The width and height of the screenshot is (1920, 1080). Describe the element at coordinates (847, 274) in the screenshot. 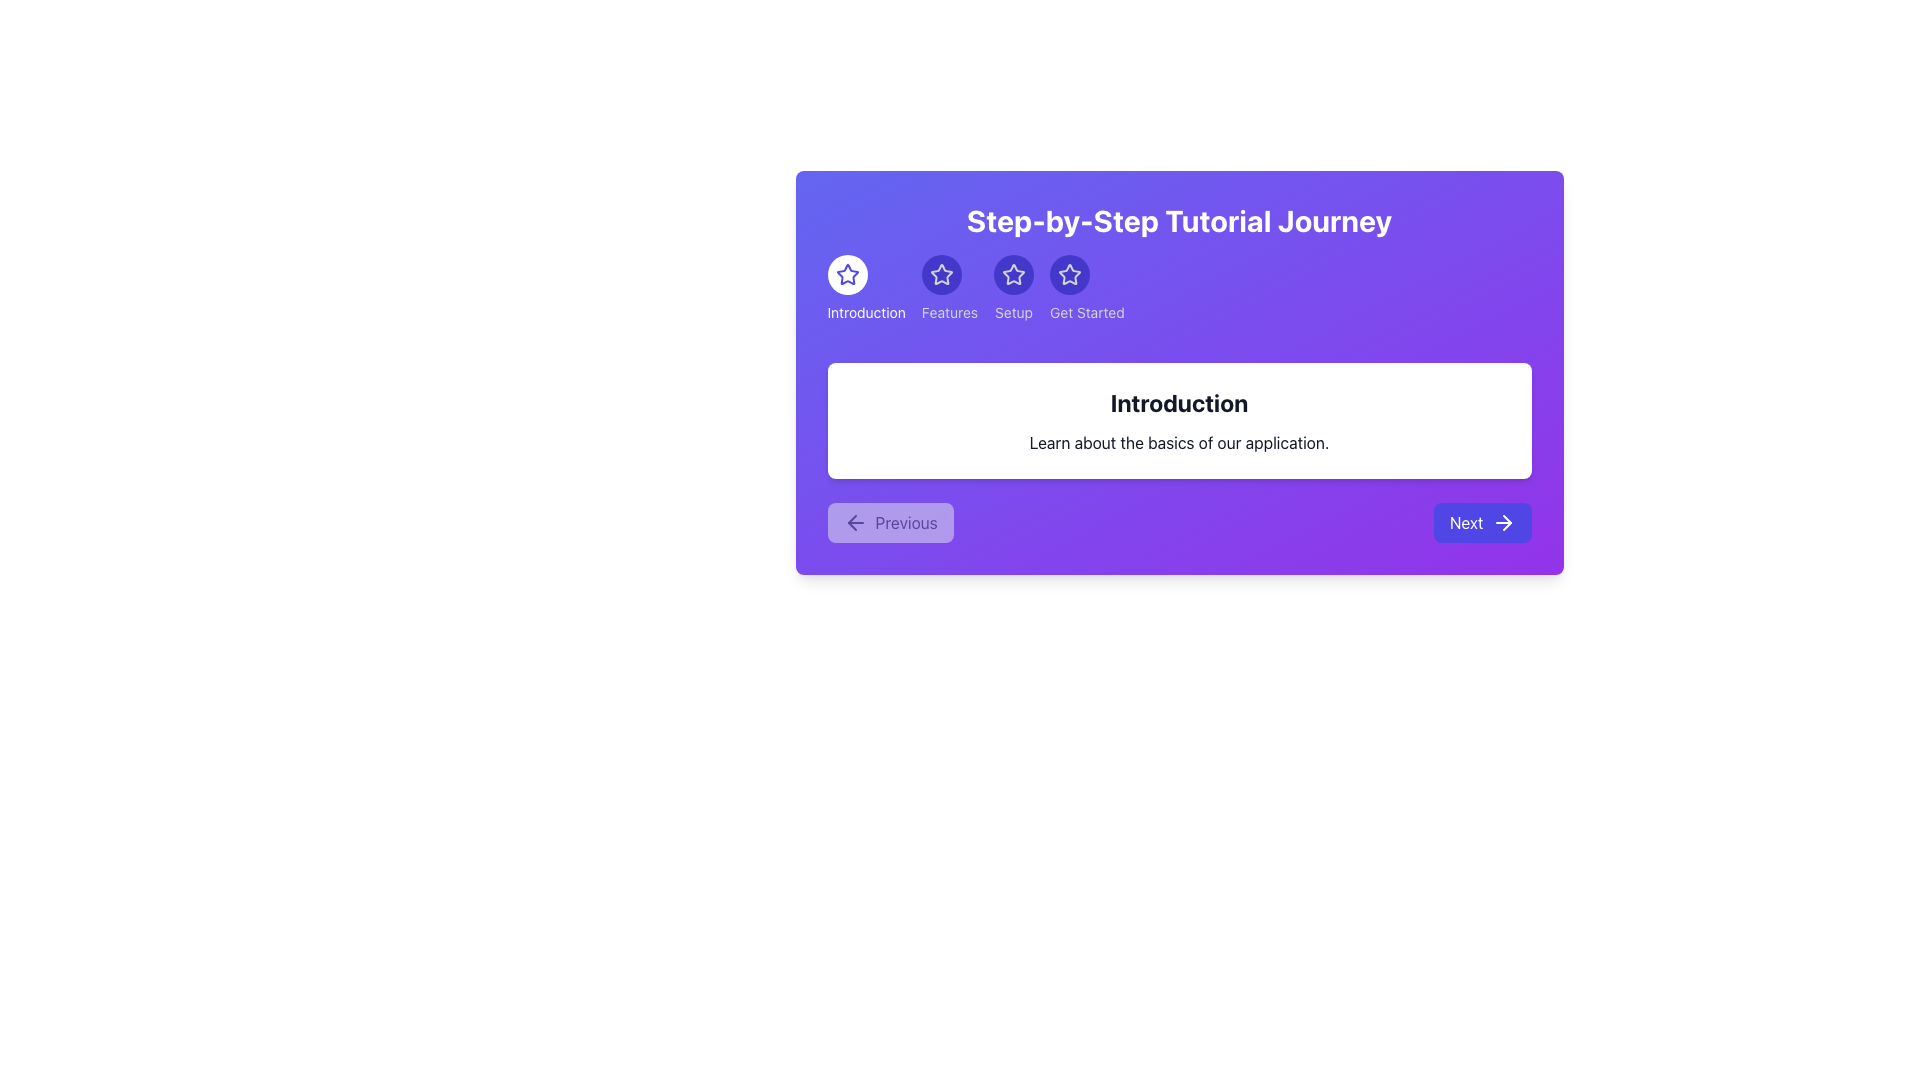

I see `the 'Introduction' navigation button located in the top section of the interface` at that location.